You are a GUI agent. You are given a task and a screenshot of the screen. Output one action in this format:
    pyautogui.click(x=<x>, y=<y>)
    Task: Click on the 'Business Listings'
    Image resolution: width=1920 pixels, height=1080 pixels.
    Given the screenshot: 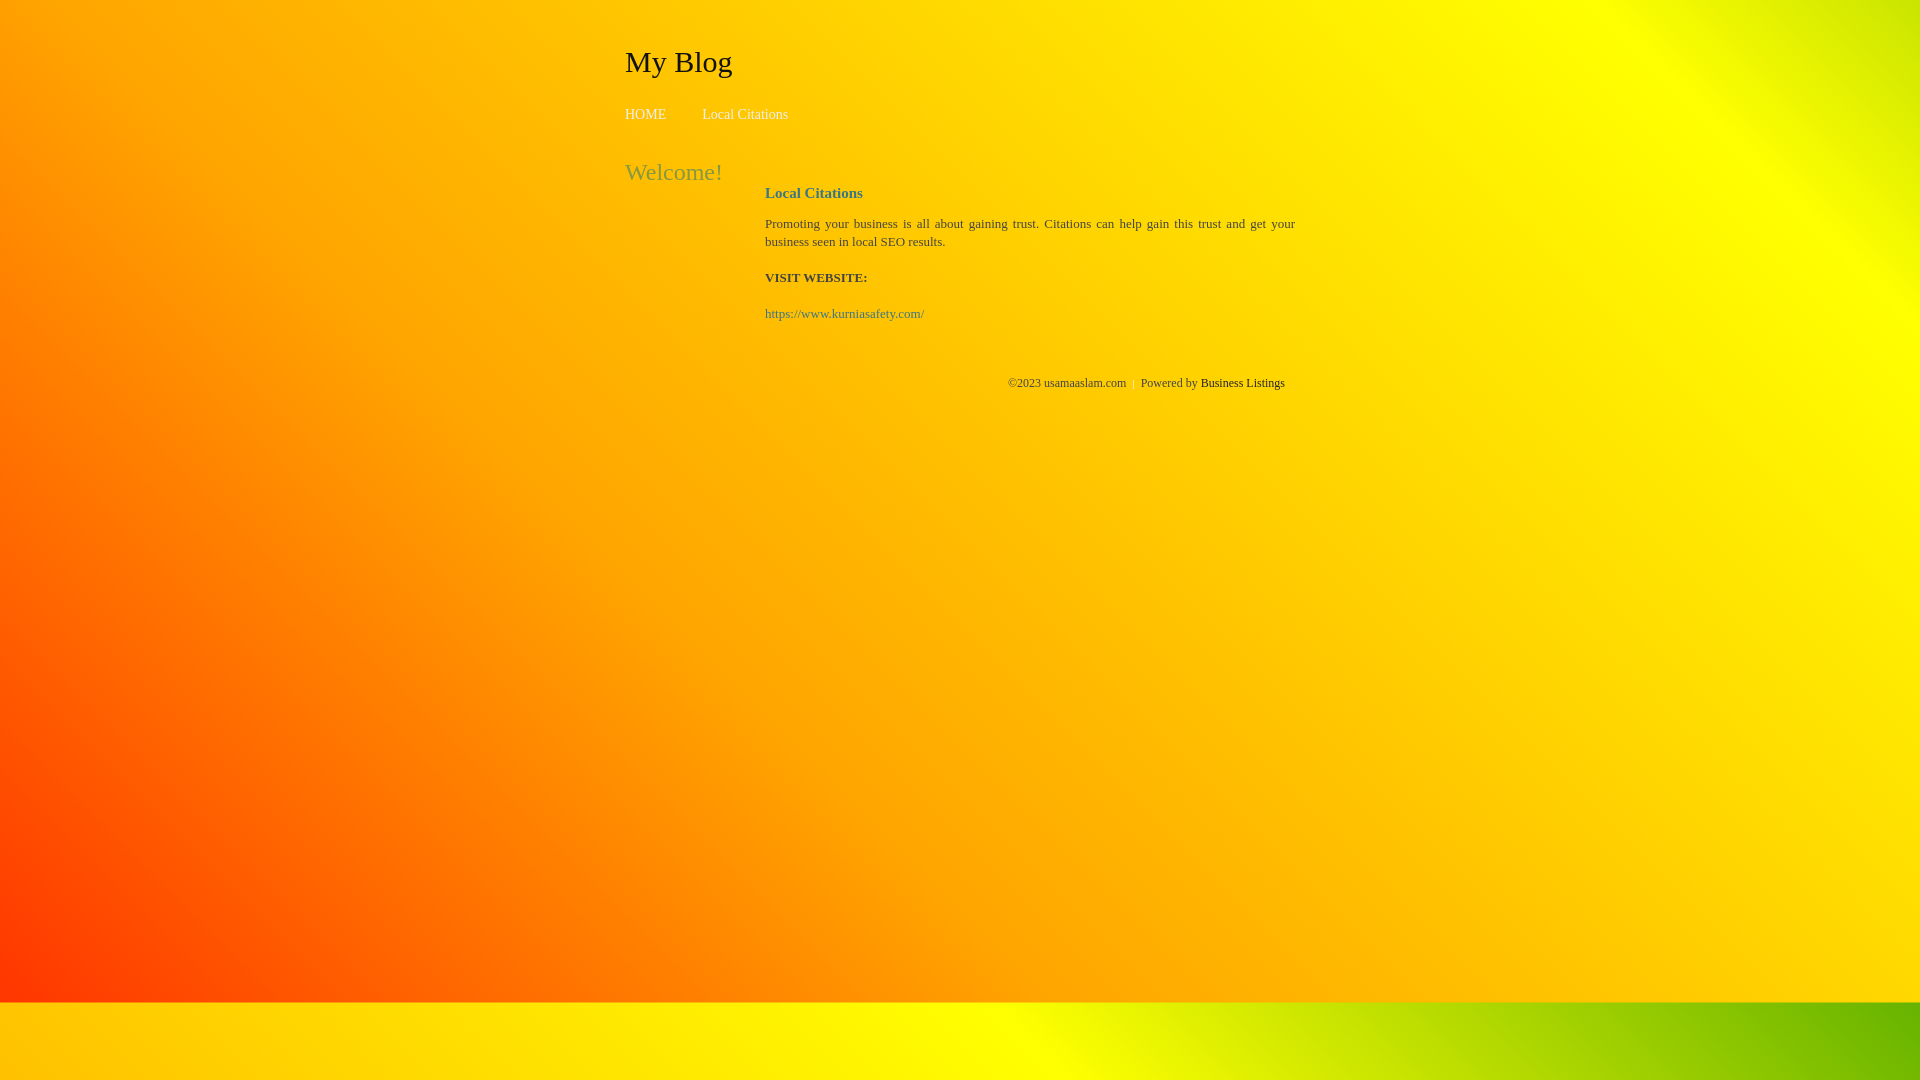 What is the action you would take?
    pyautogui.click(x=1242, y=382)
    